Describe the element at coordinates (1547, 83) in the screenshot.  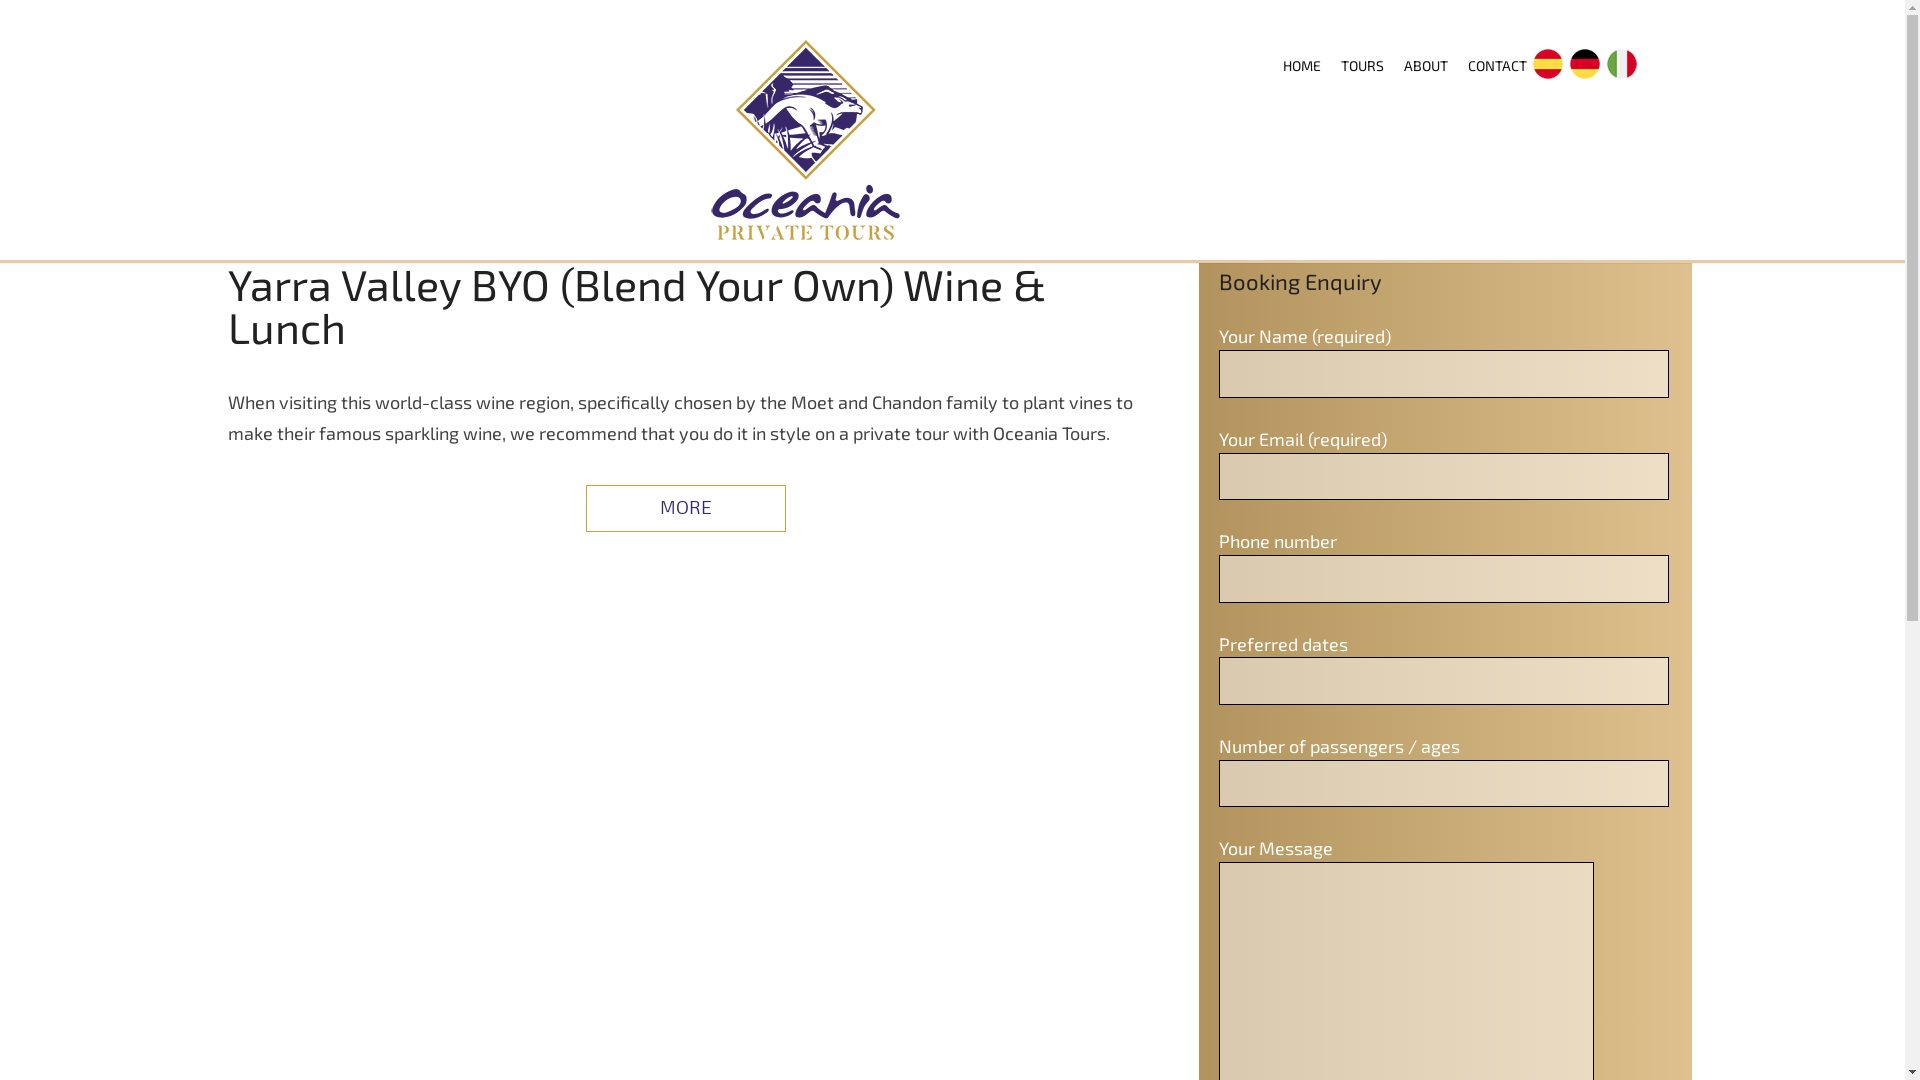
I see `'ES'` at that location.